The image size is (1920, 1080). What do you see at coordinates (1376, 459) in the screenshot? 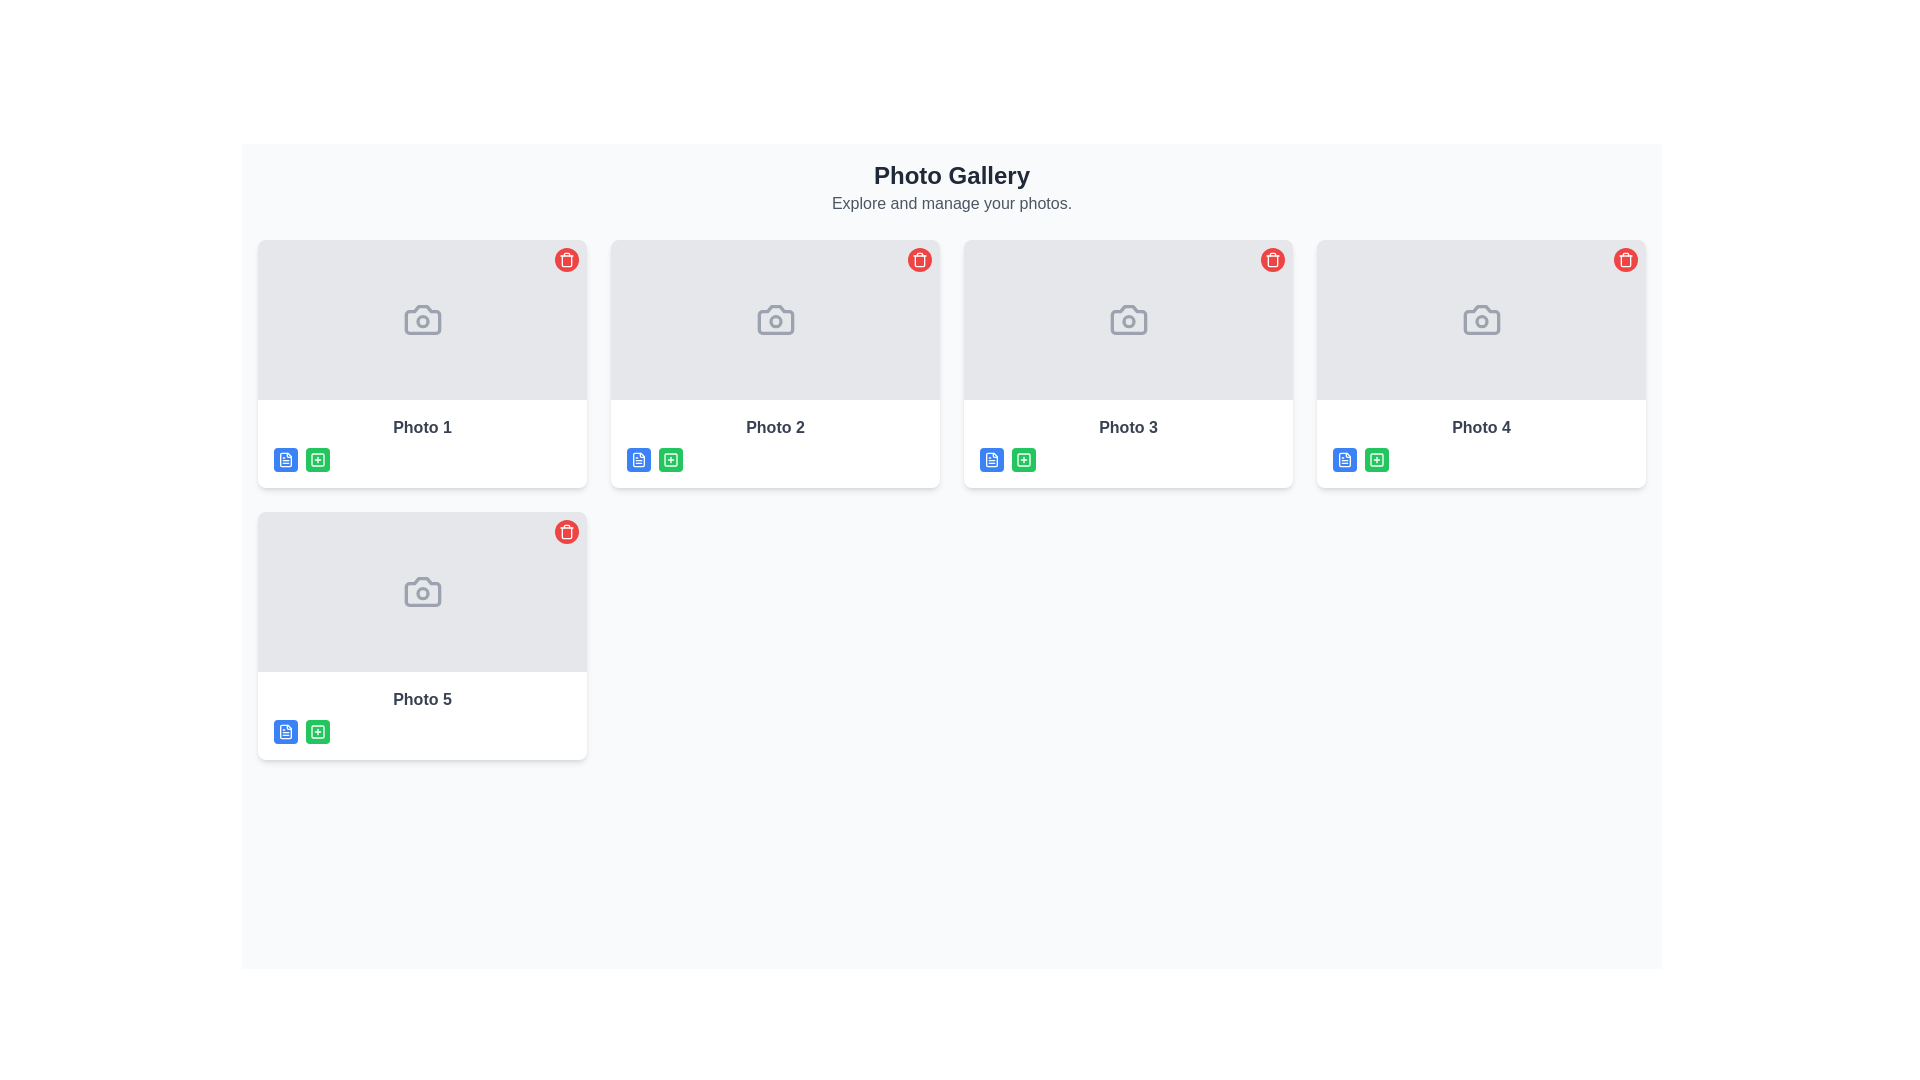
I see `the second button in the horizontal group located under 'Photo 4'` at bounding box center [1376, 459].